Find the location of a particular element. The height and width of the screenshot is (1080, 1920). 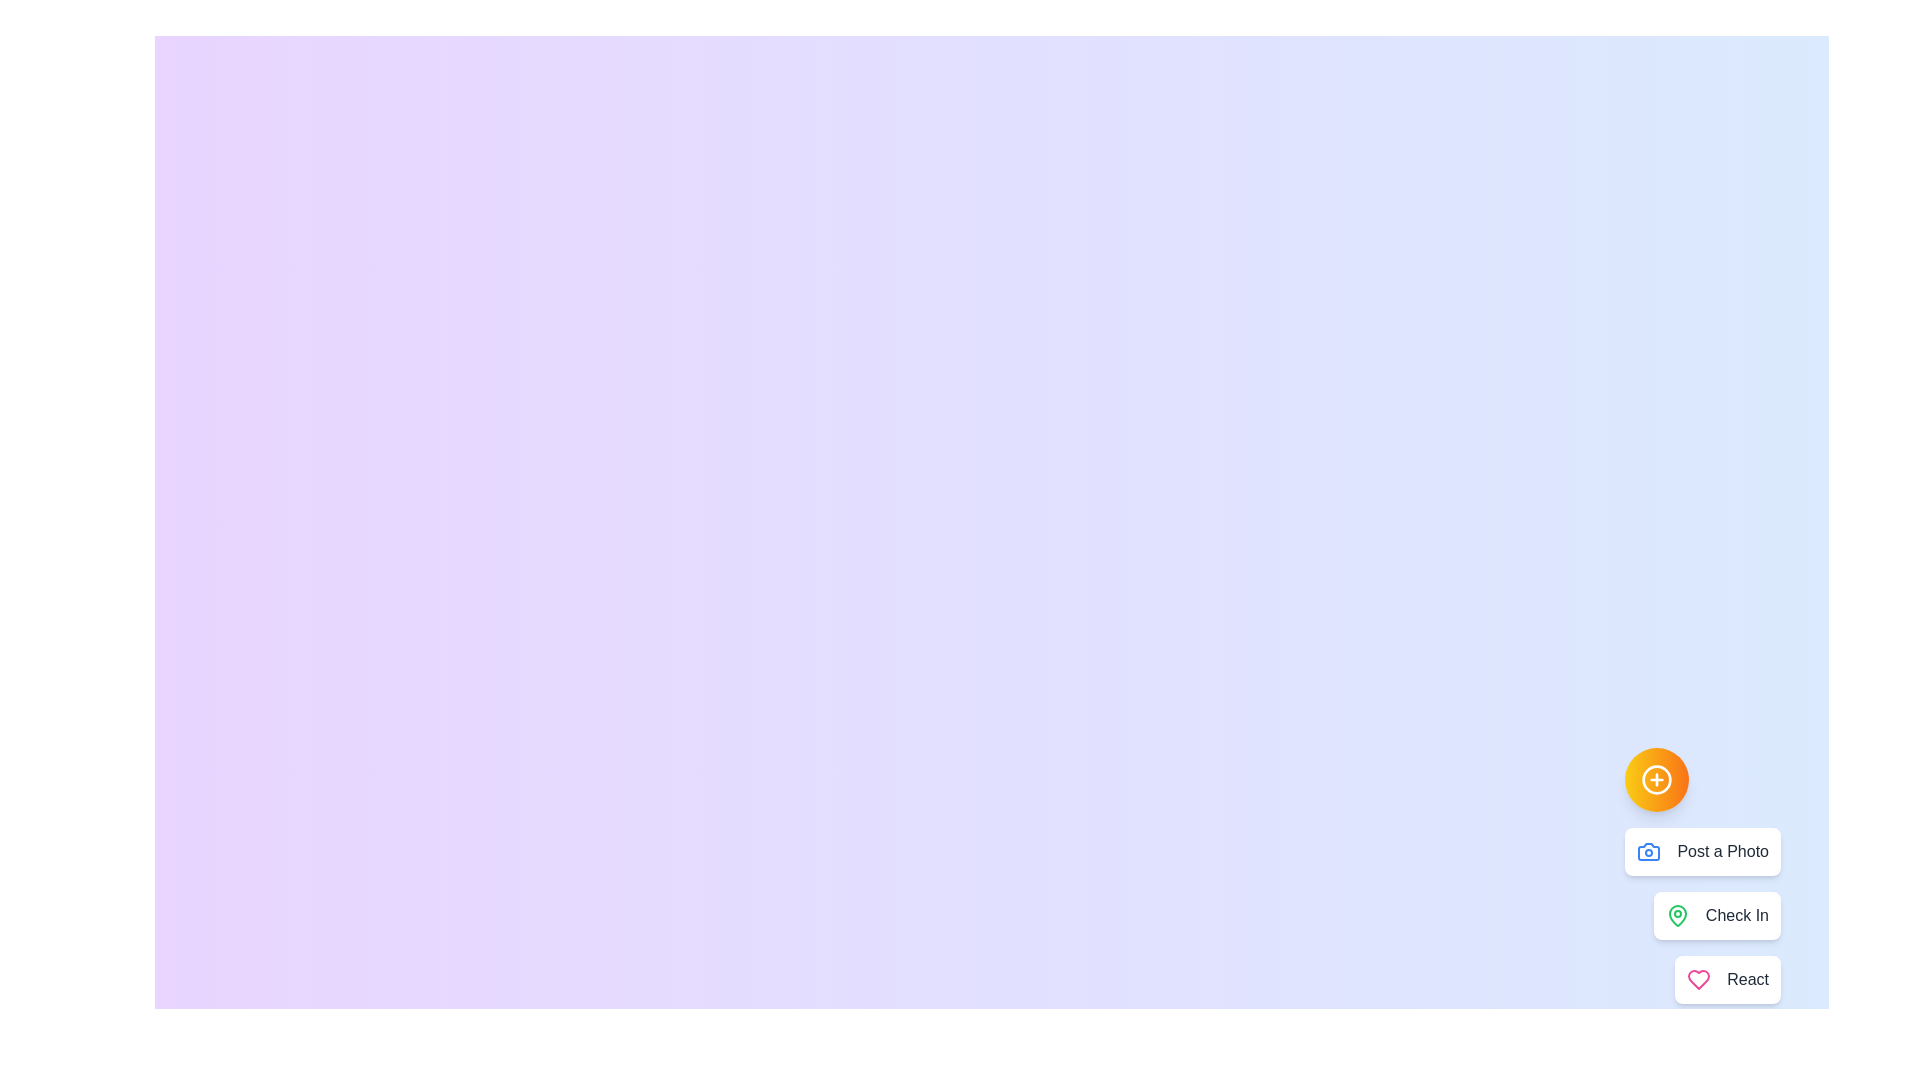

the option labeled Post a Photo to observe its hover effect is located at coordinates (1702, 852).